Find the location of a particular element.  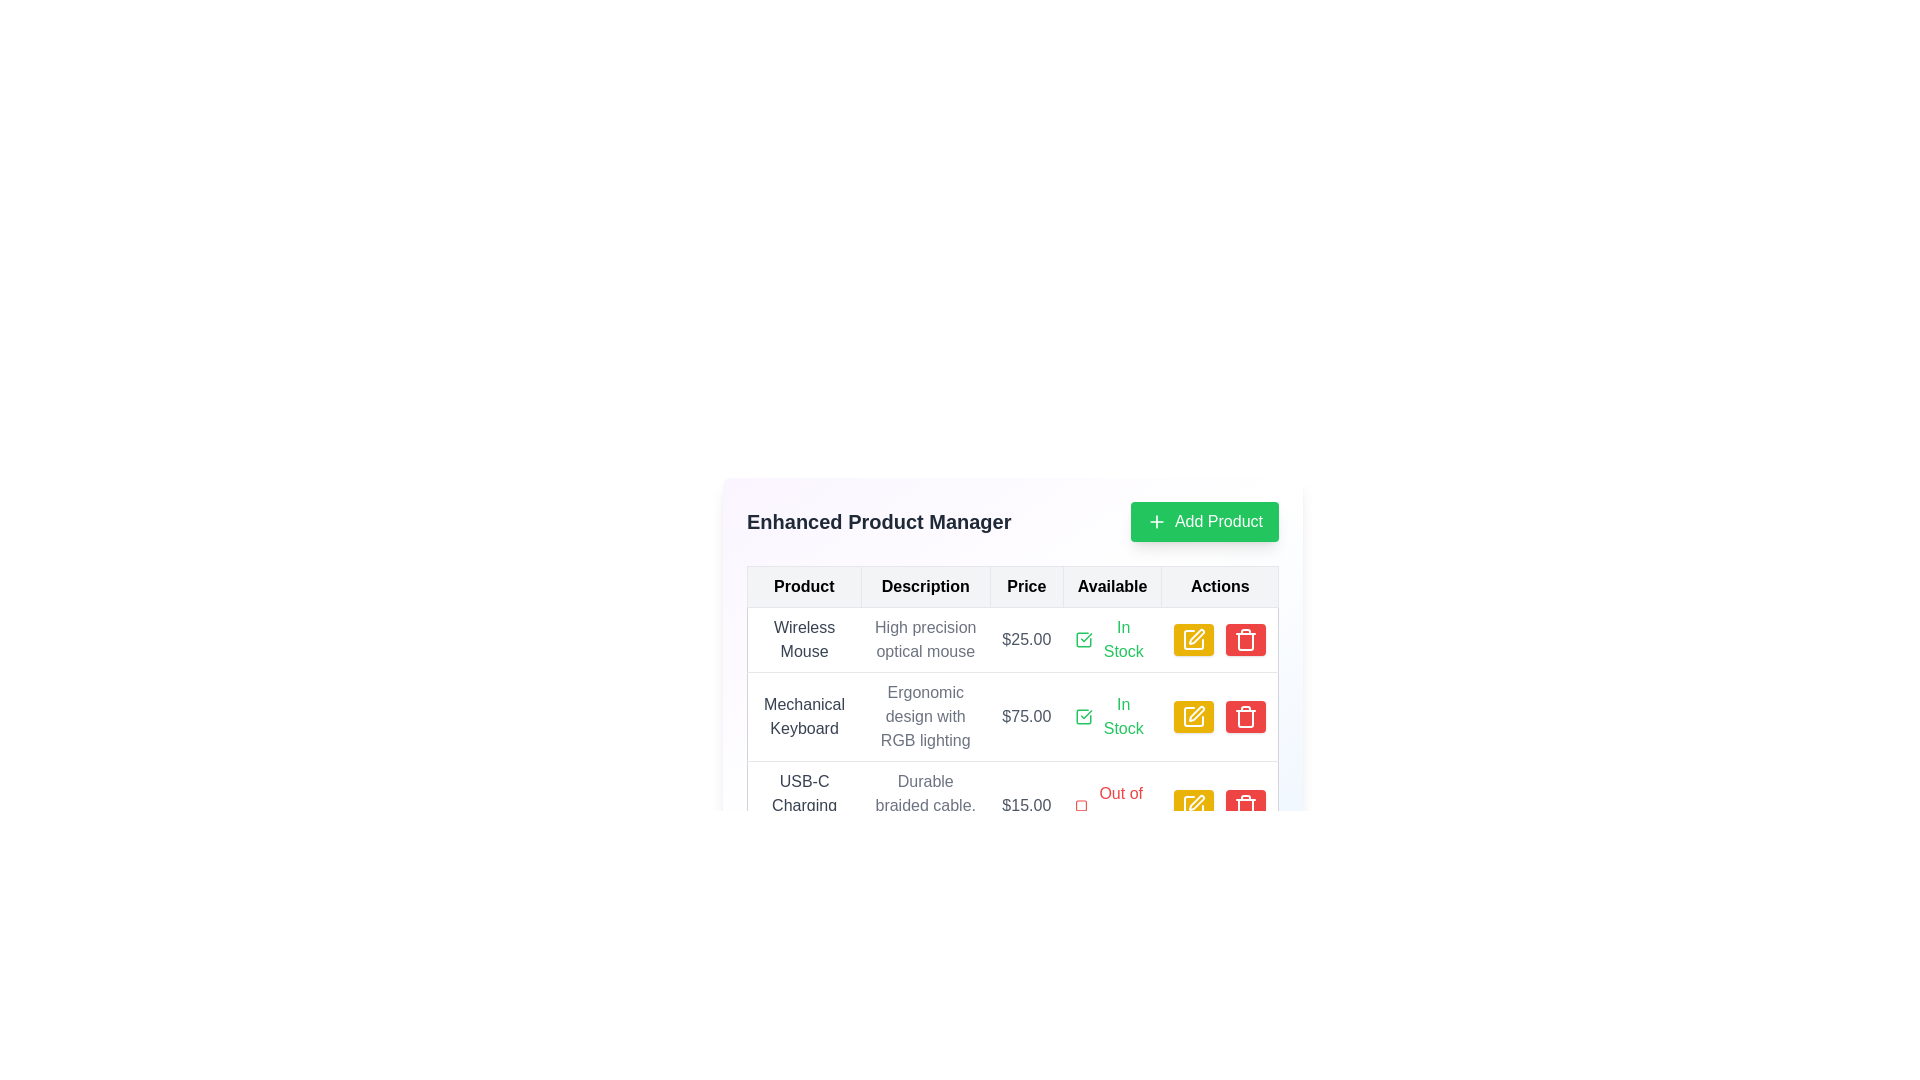

information from the product list item, which is the third entry displaying details about the product, including name, description, price, and availability is located at coordinates (1012, 805).